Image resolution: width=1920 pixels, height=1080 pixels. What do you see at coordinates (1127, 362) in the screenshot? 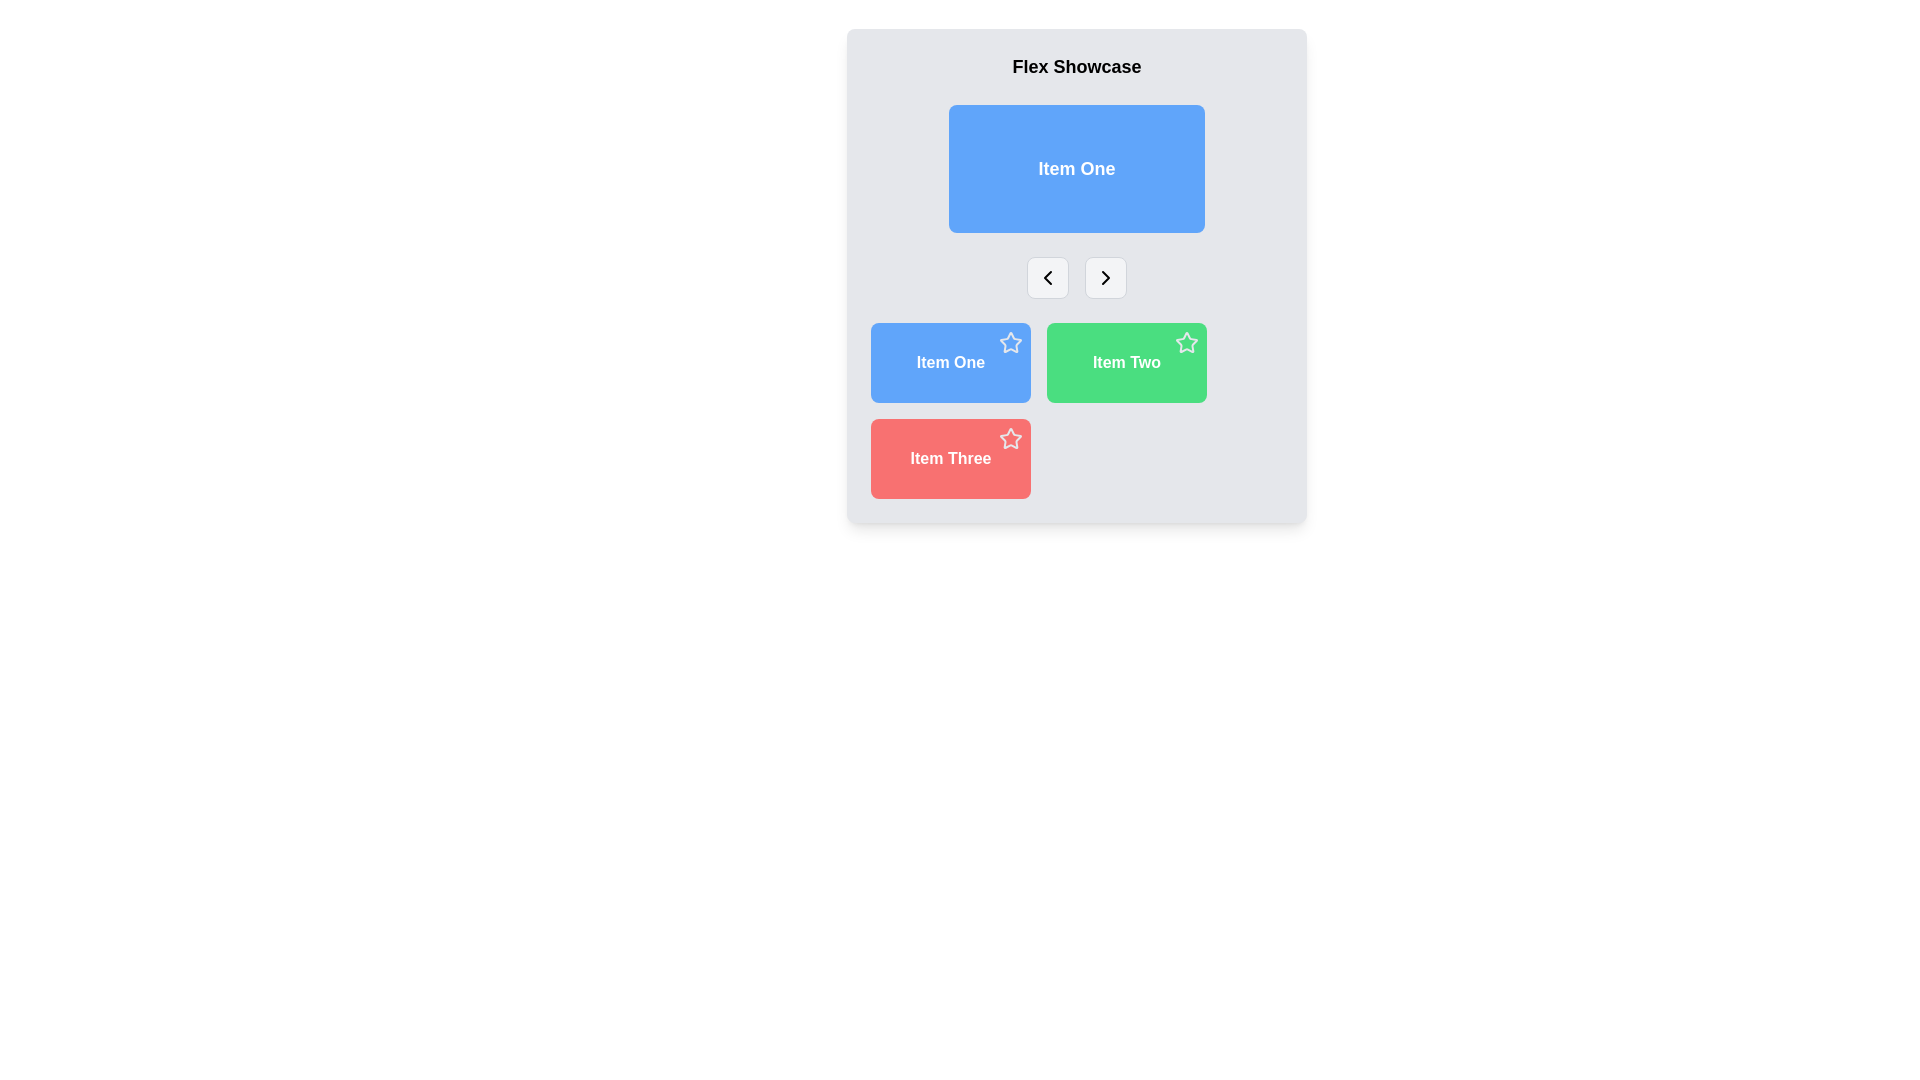
I see `the star icon embedded in the card-type component displaying 'Item Two' to change its color to yellow` at bounding box center [1127, 362].